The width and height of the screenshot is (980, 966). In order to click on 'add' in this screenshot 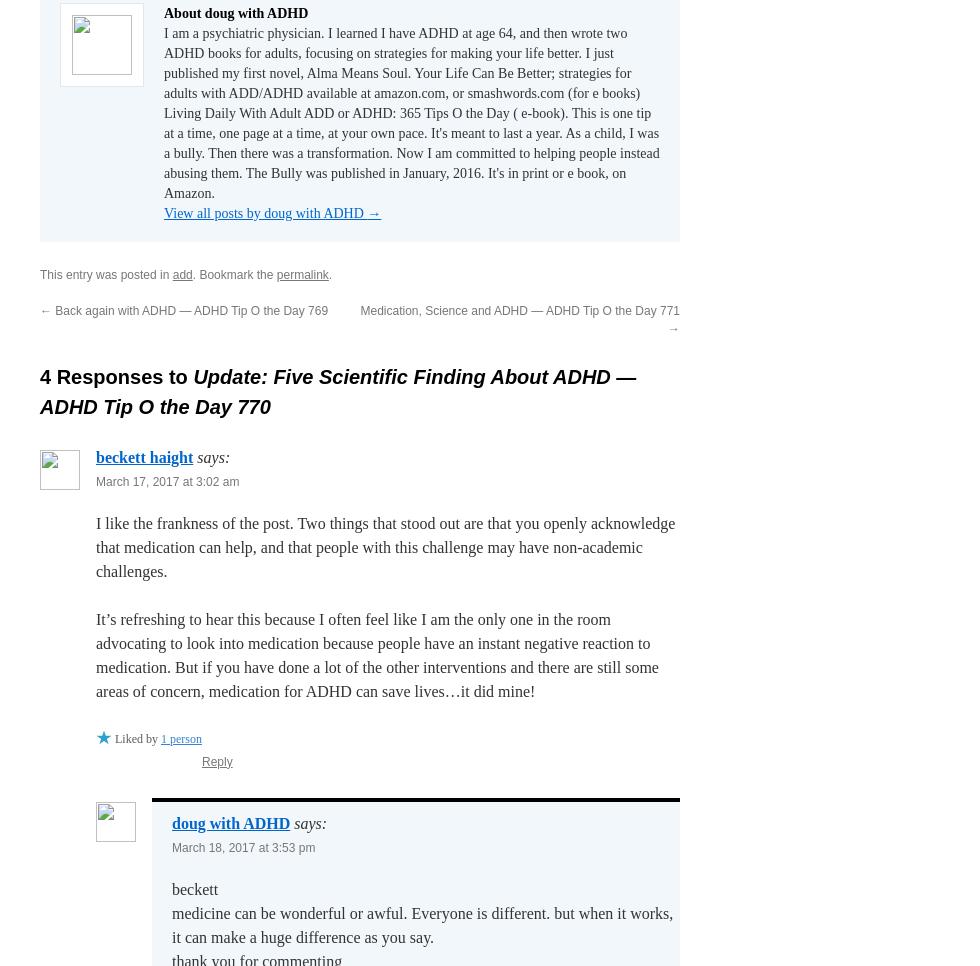, I will do `click(181, 273)`.